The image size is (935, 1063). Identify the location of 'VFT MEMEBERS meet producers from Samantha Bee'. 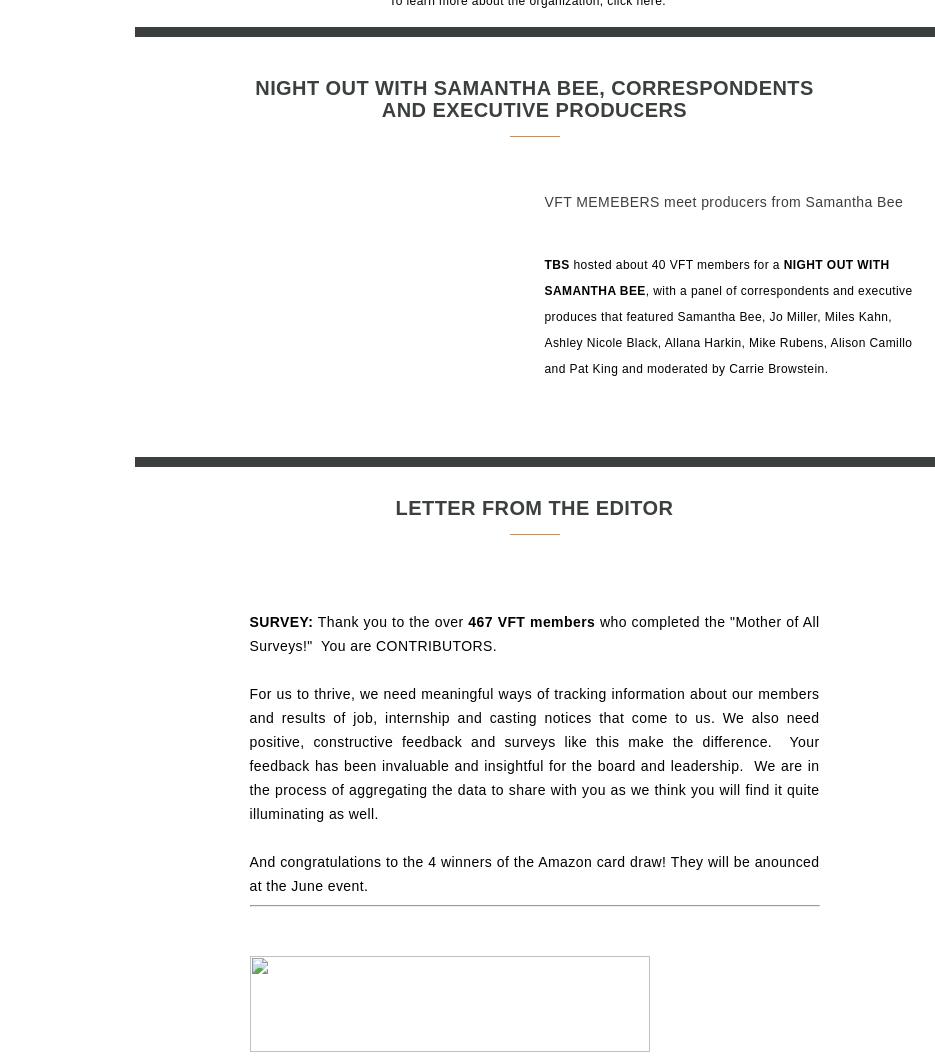
(722, 201).